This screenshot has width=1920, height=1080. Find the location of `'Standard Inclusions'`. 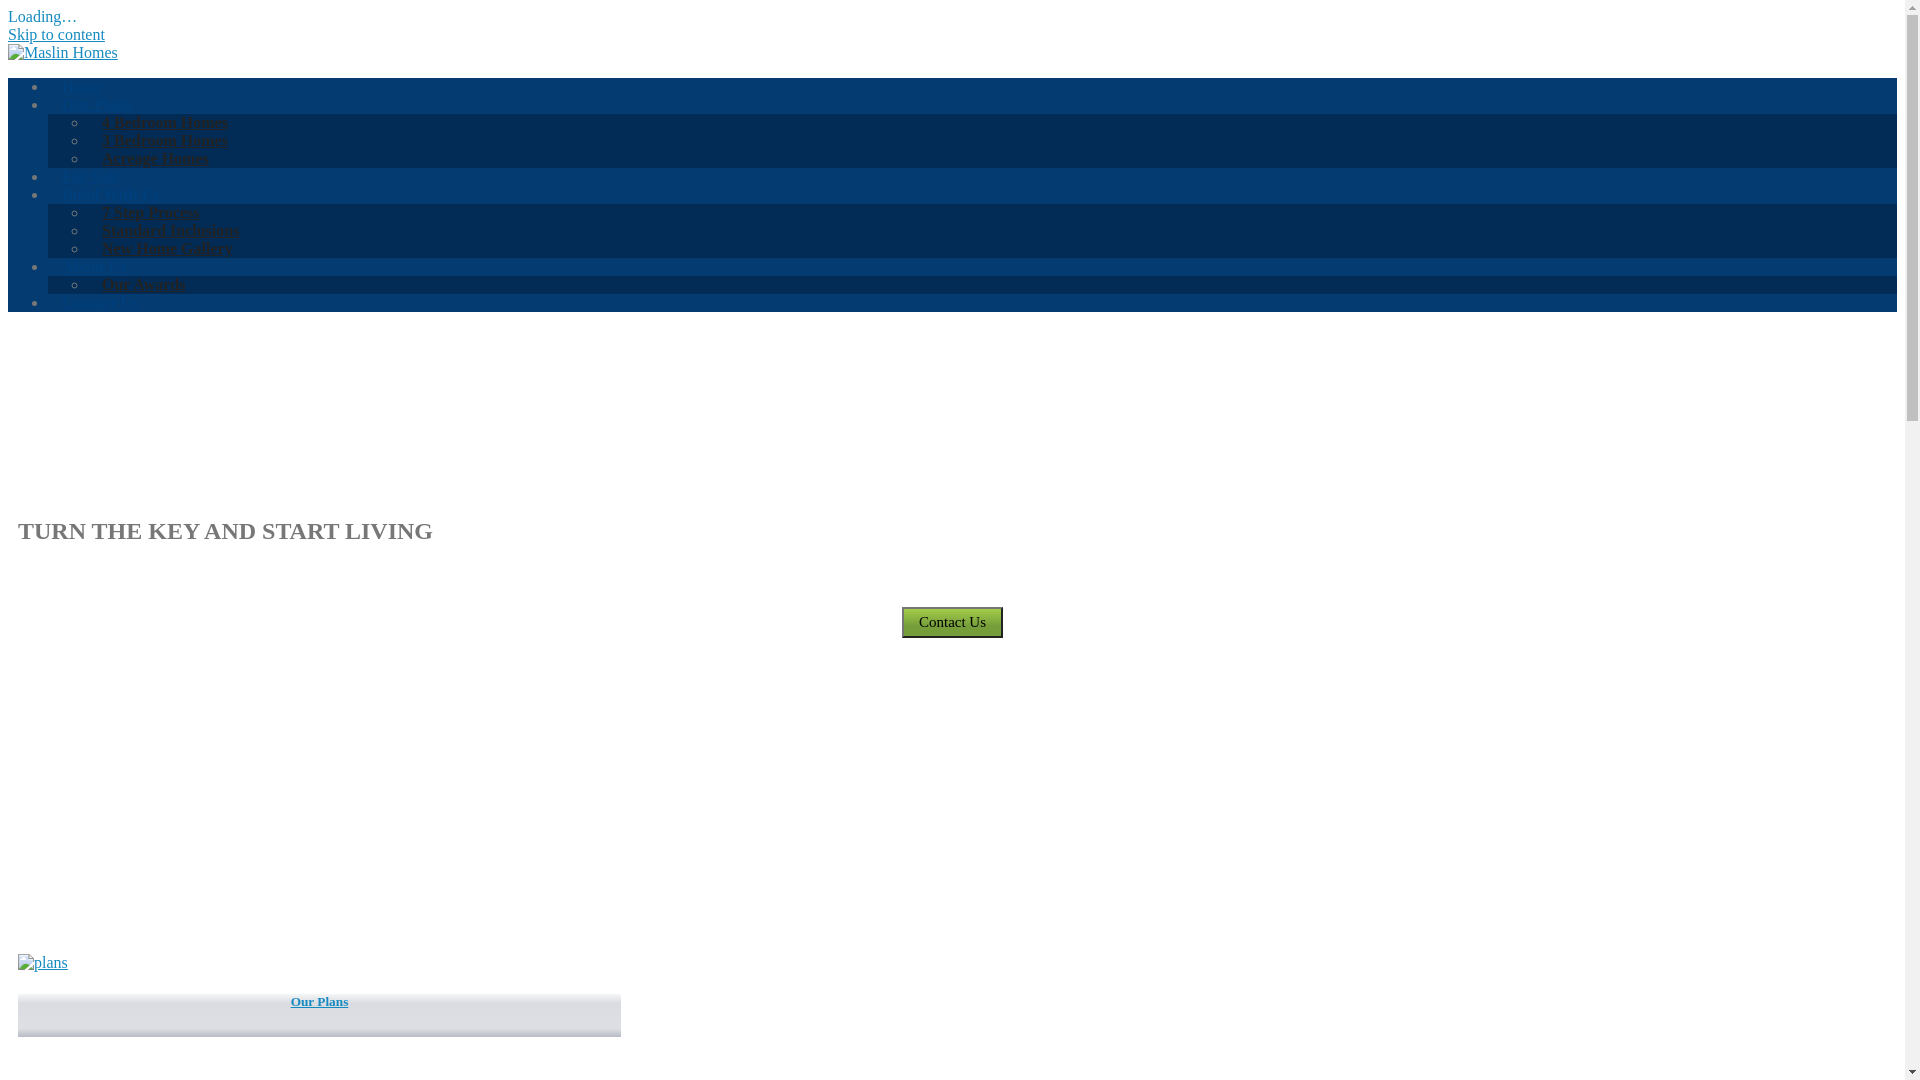

'Standard Inclusions' is located at coordinates (170, 229).